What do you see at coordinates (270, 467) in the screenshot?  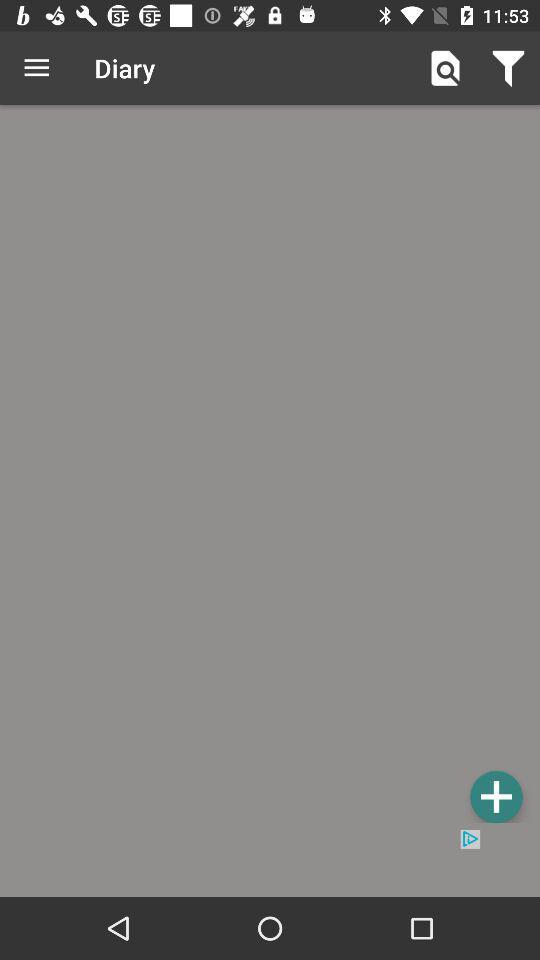 I see `the icon at the center` at bounding box center [270, 467].